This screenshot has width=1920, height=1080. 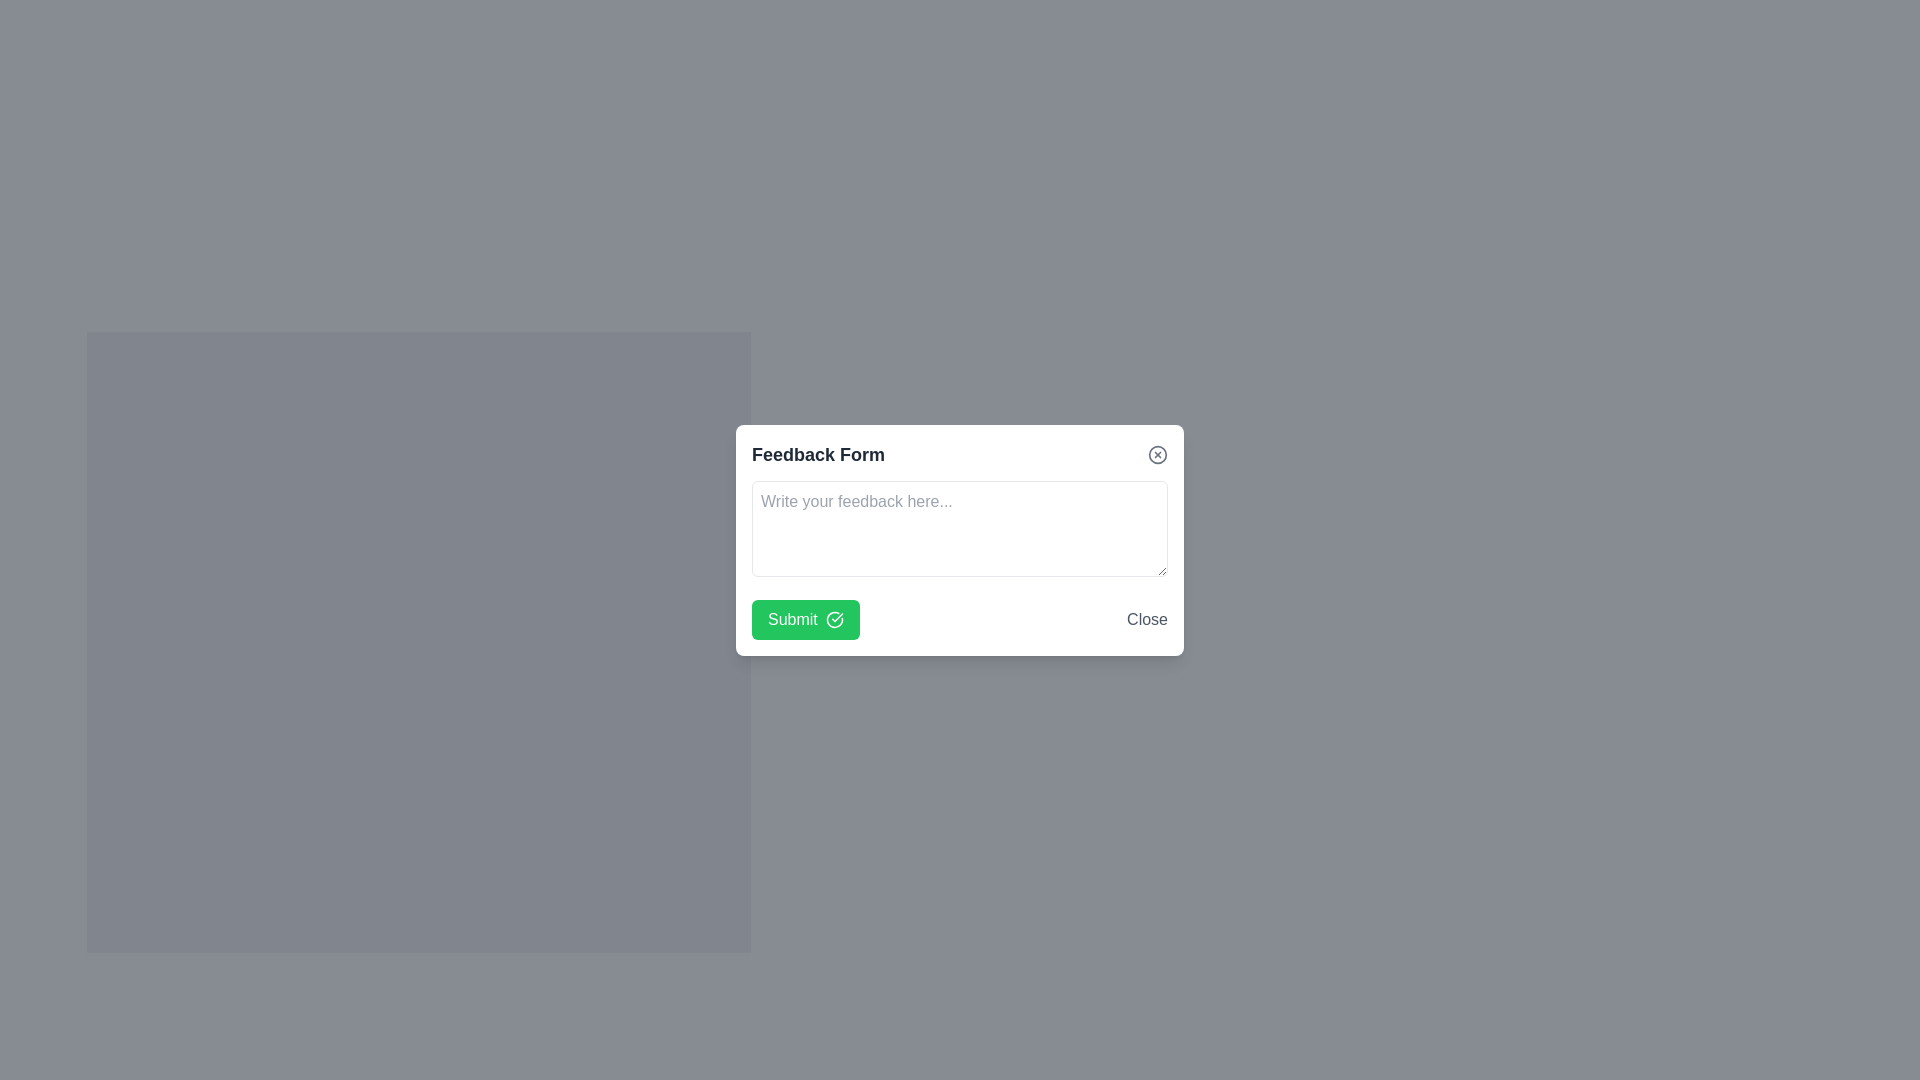 I want to click on the text area and type the feedback 'This is my feedback', so click(x=960, y=527).